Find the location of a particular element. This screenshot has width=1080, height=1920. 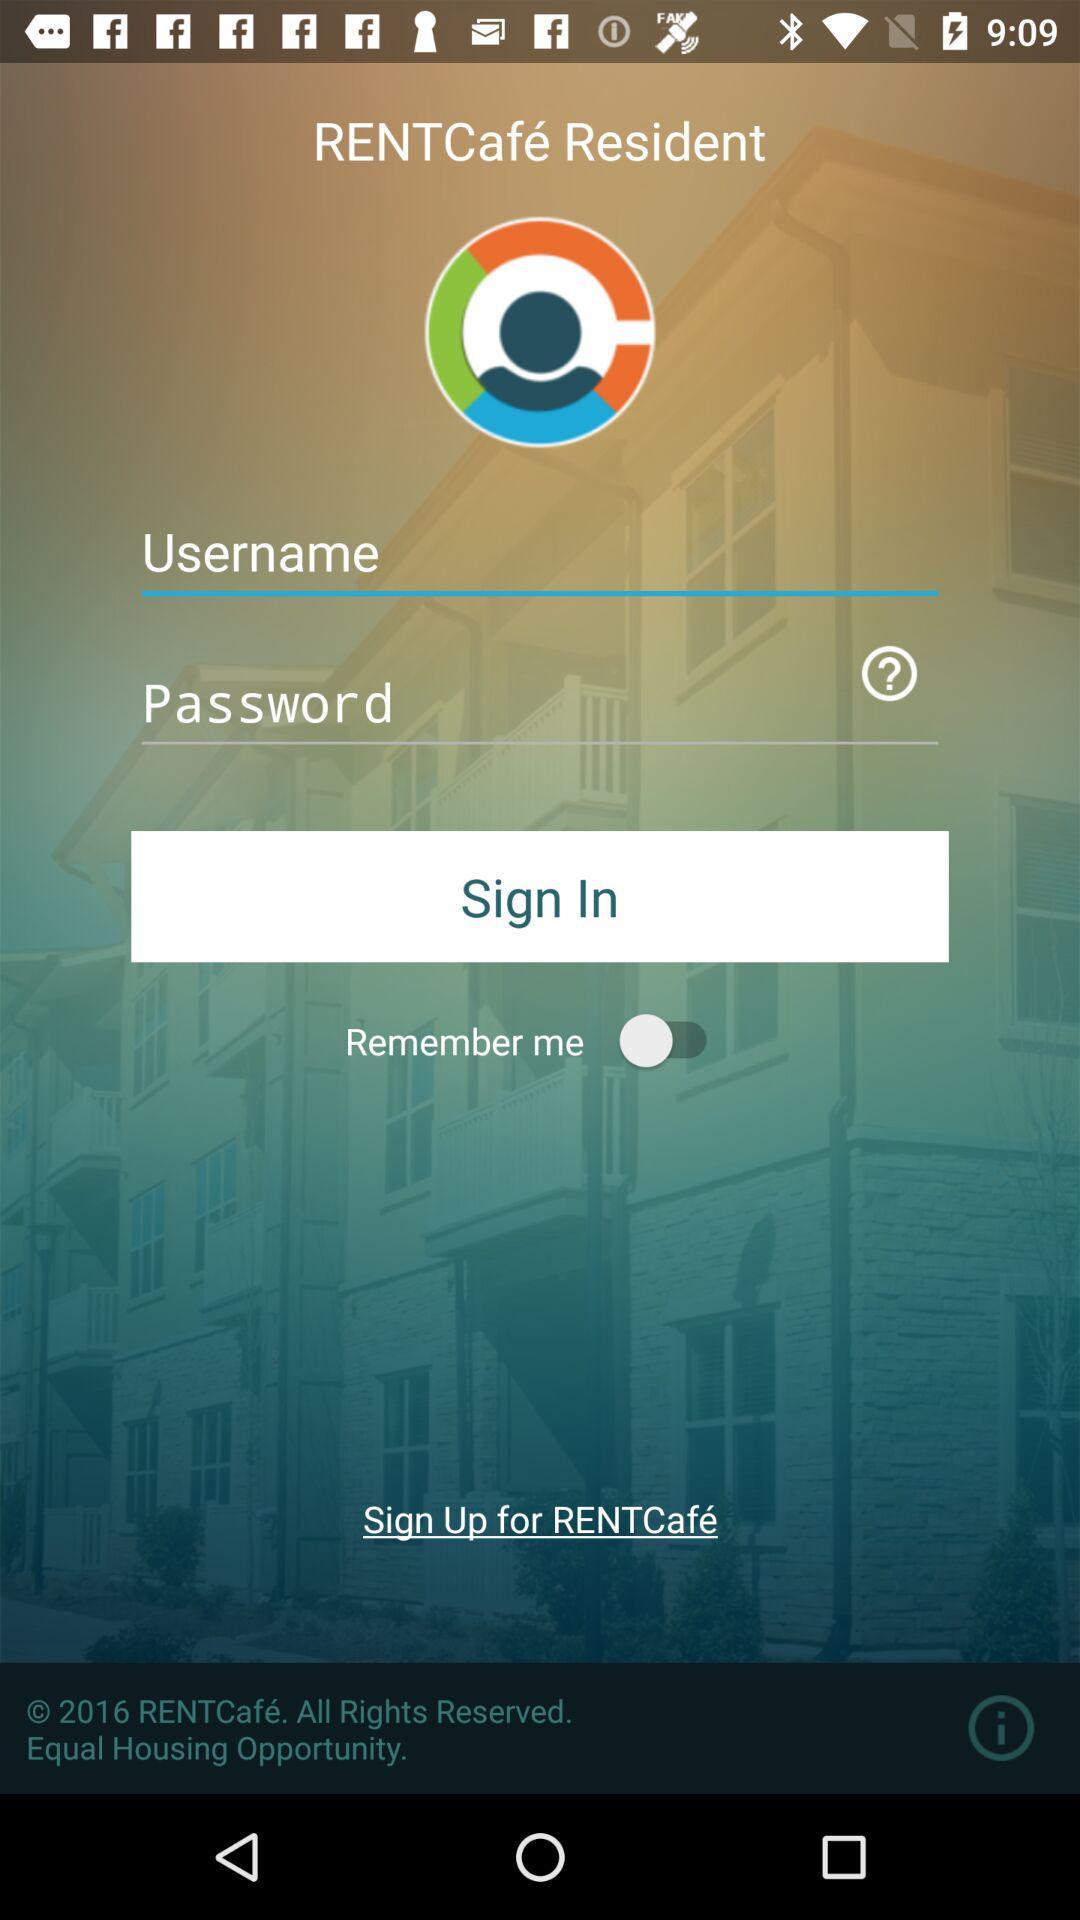

information is located at coordinates (1001, 1727).